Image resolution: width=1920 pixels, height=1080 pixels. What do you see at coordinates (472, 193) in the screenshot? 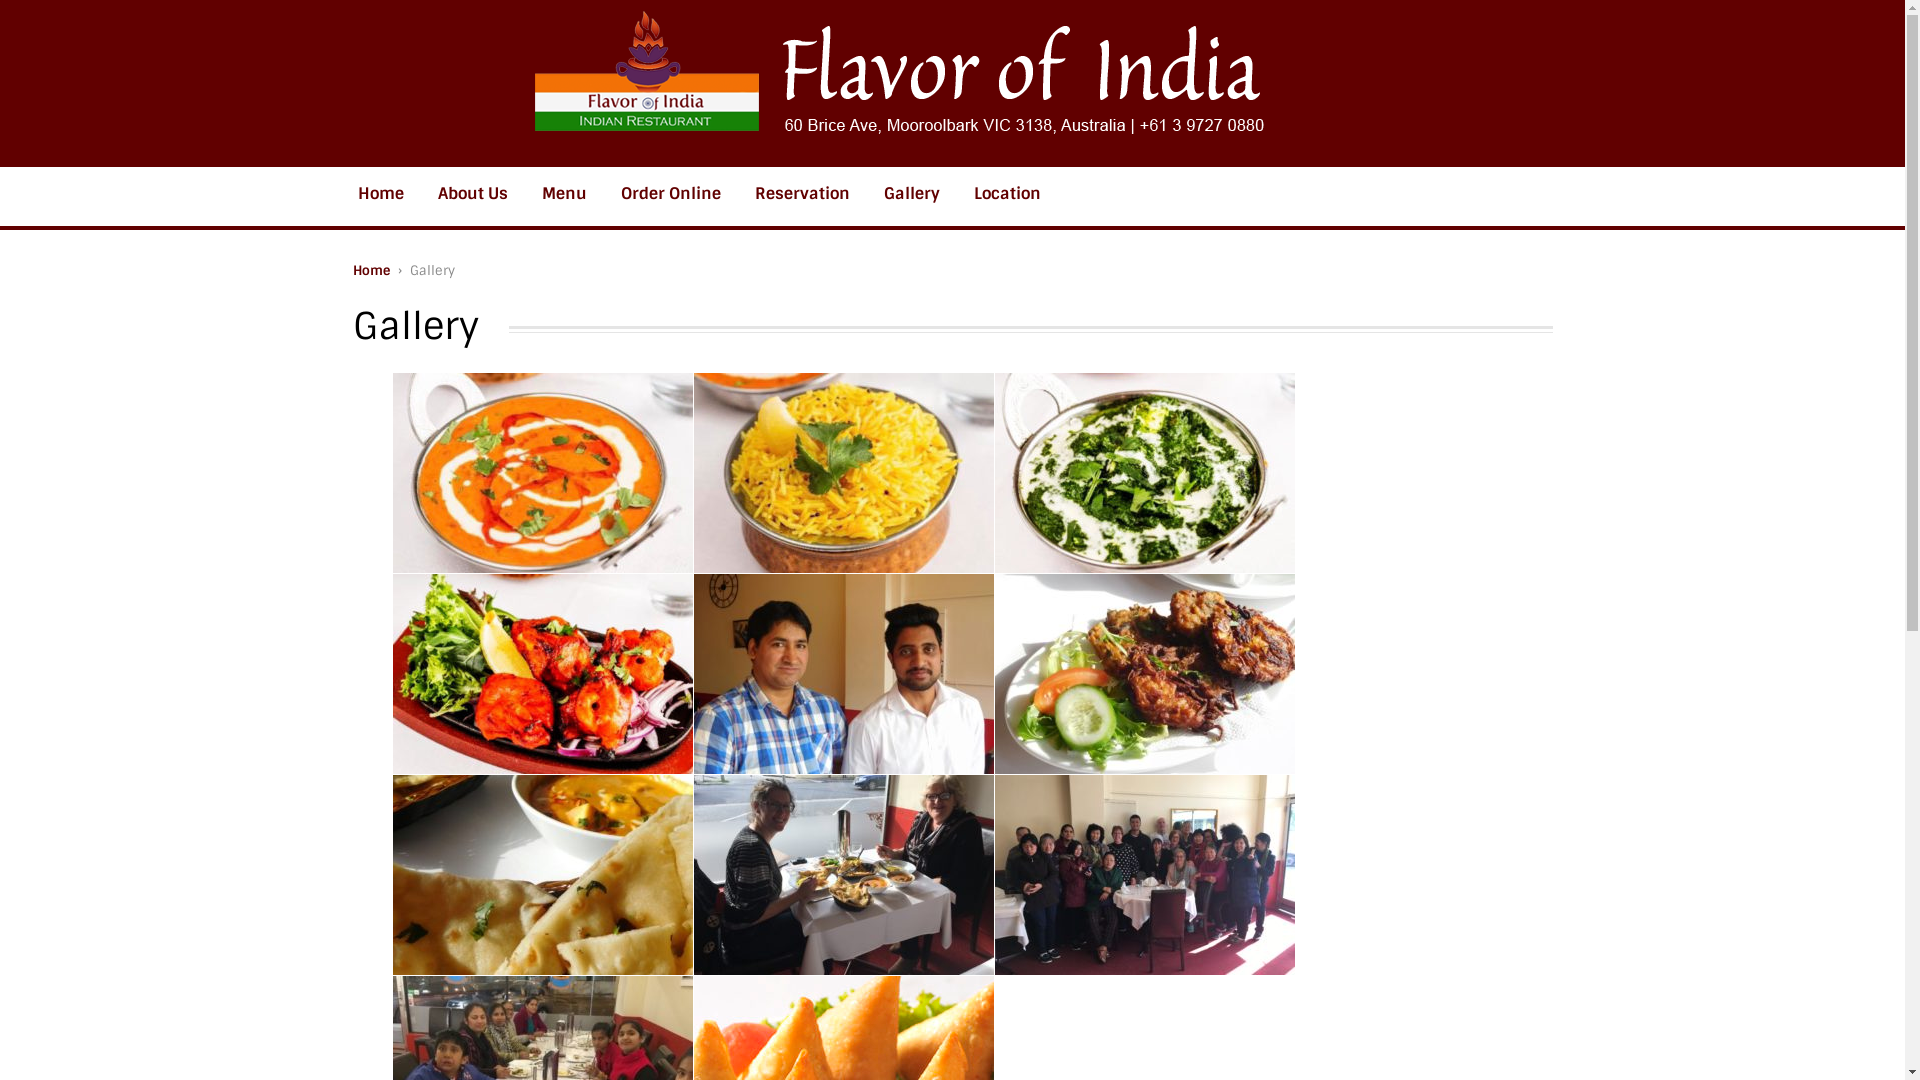
I see `'About Us'` at bounding box center [472, 193].